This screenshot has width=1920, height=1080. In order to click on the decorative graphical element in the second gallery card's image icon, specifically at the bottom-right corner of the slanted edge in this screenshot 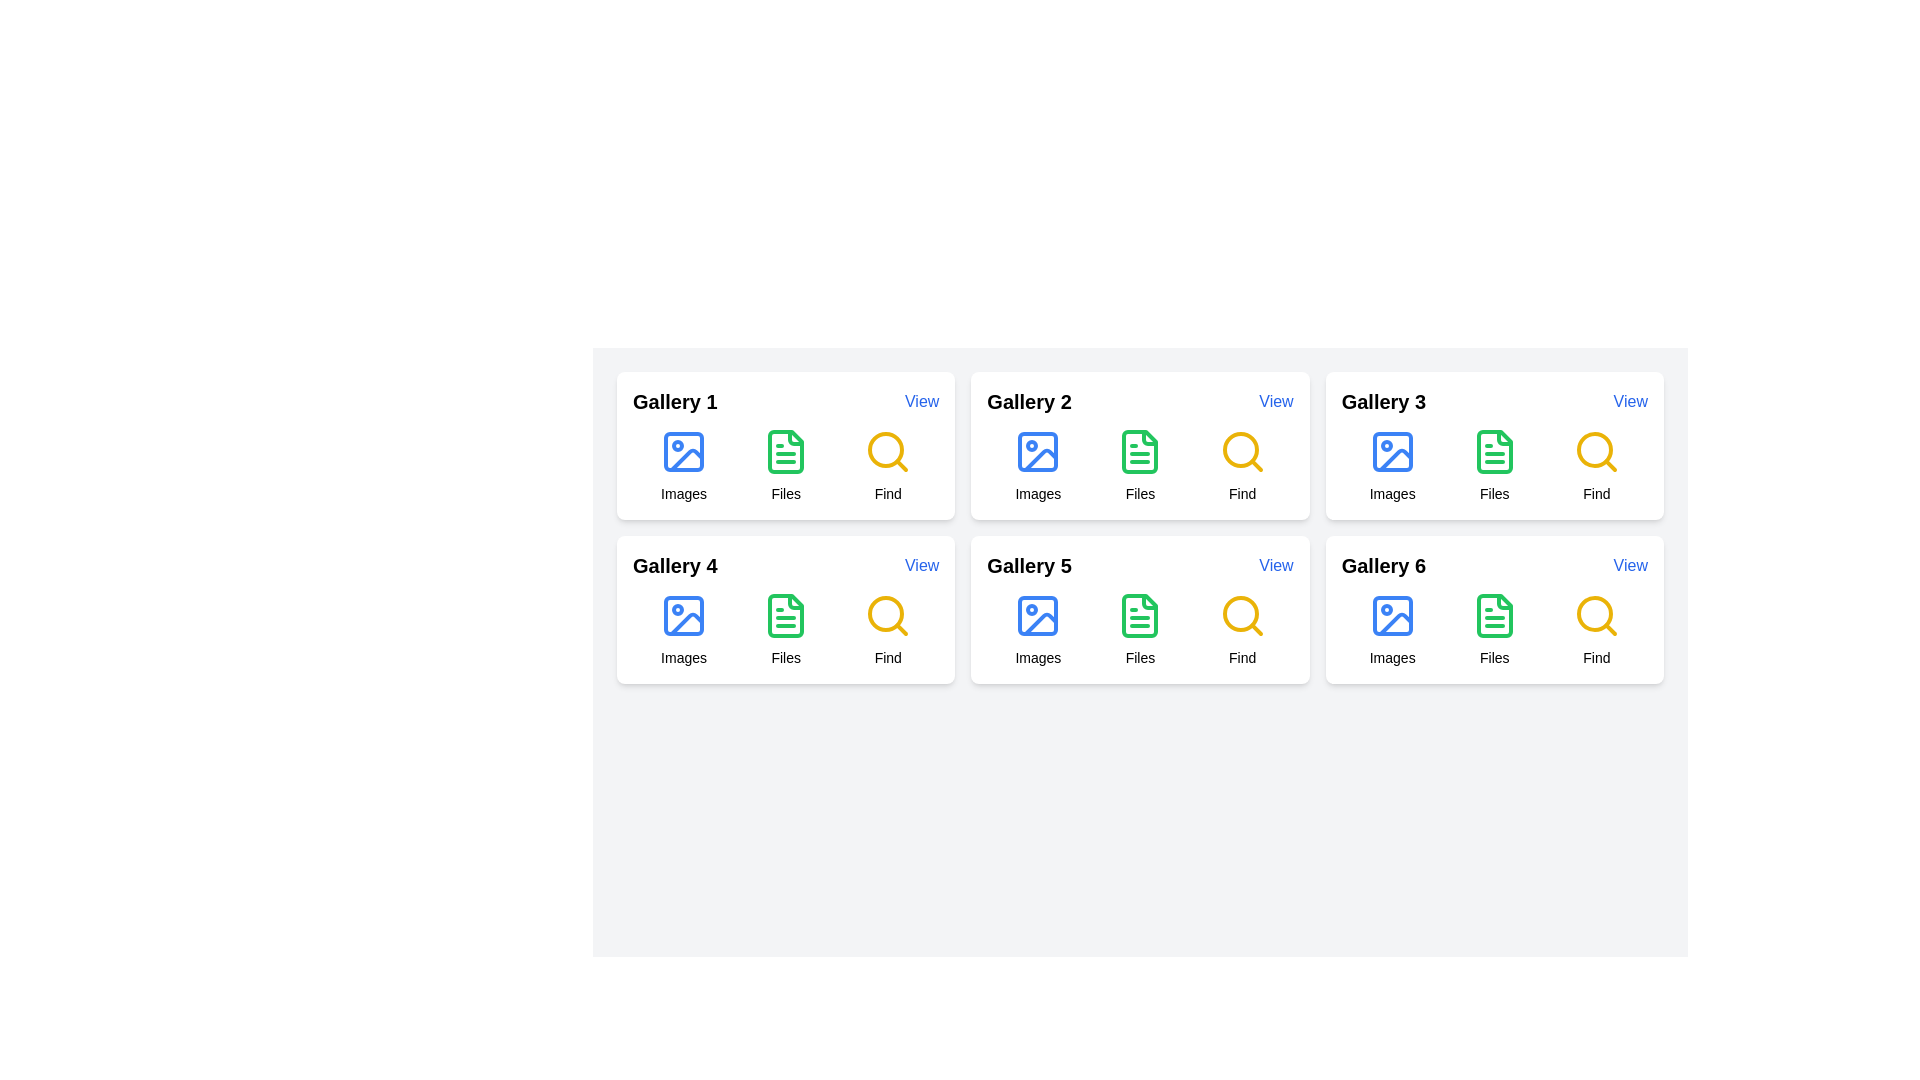, I will do `click(1040, 460)`.